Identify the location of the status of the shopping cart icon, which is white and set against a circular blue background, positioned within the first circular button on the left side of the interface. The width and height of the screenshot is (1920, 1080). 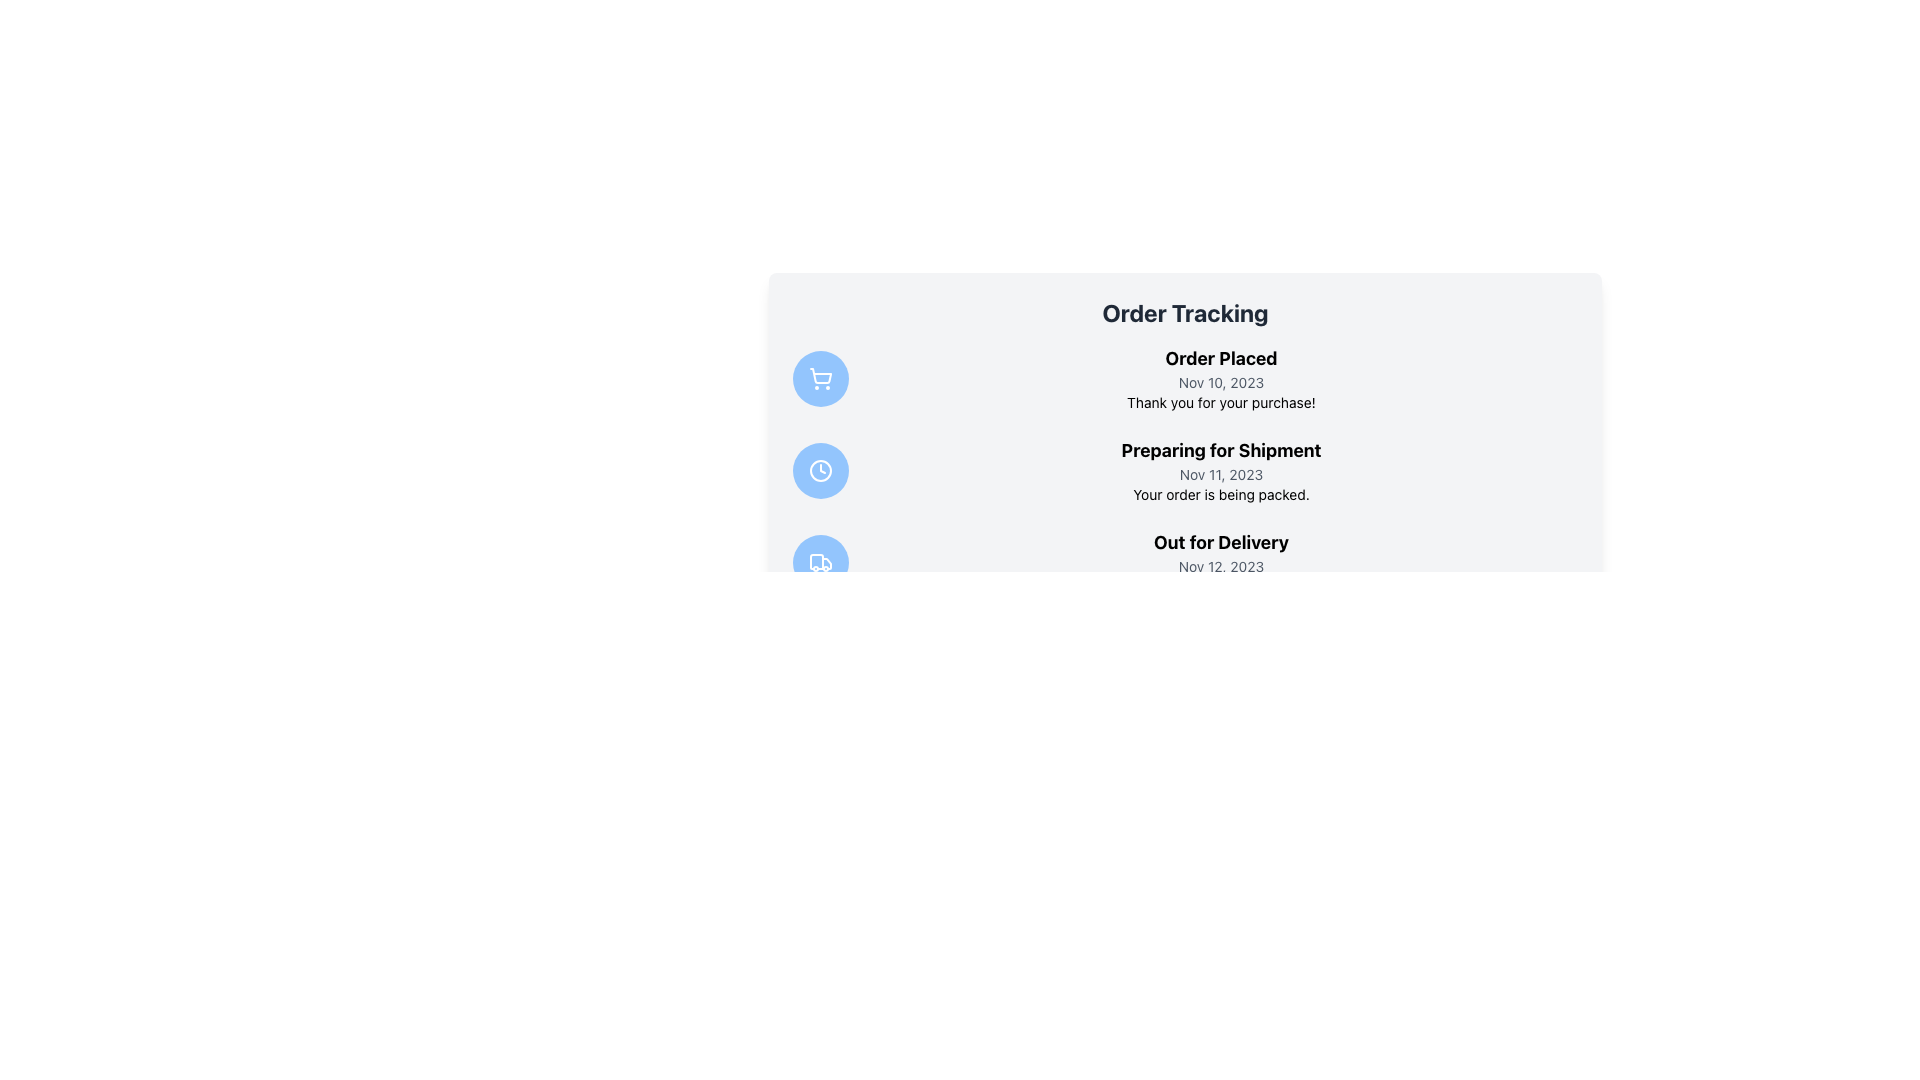
(820, 378).